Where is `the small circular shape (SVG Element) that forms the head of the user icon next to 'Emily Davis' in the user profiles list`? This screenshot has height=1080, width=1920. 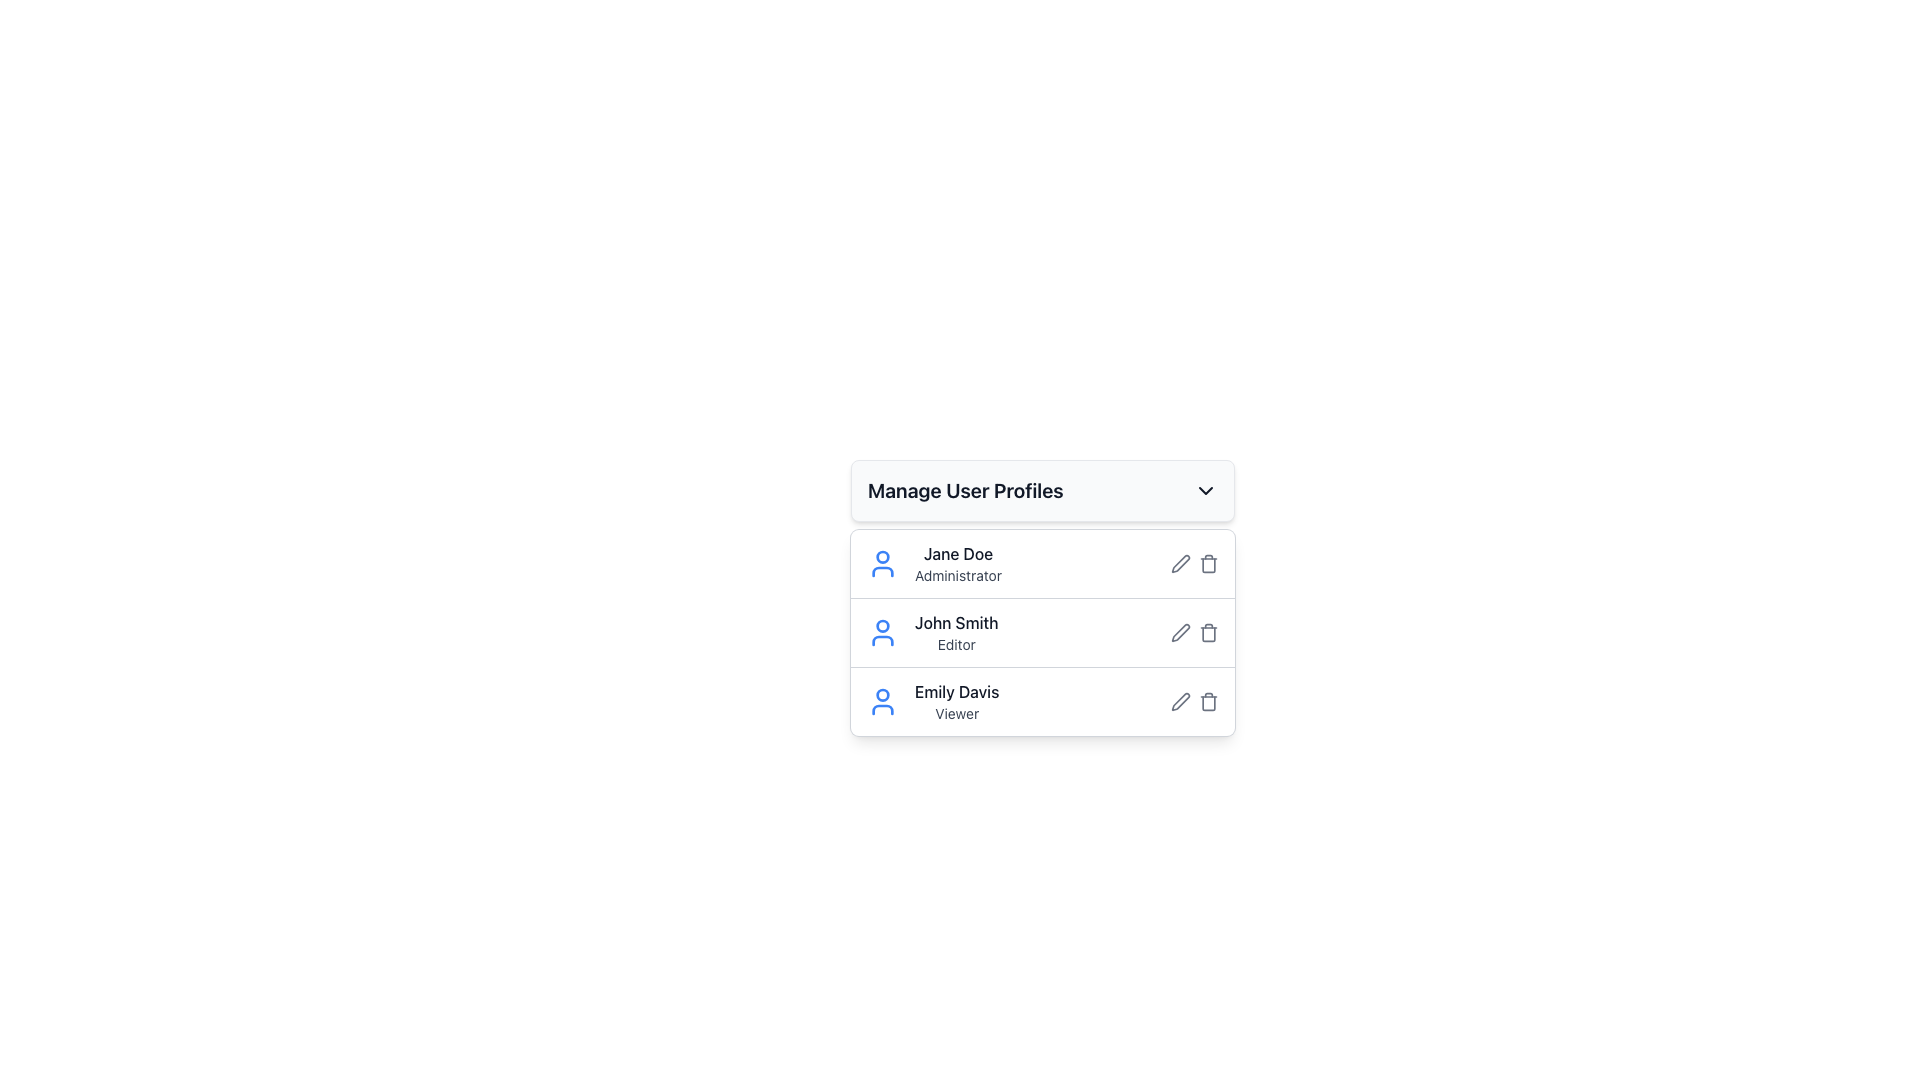 the small circular shape (SVG Element) that forms the head of the user icon next to 'Emily Davis' in the user profiles list is located at coordinates (882, 693).